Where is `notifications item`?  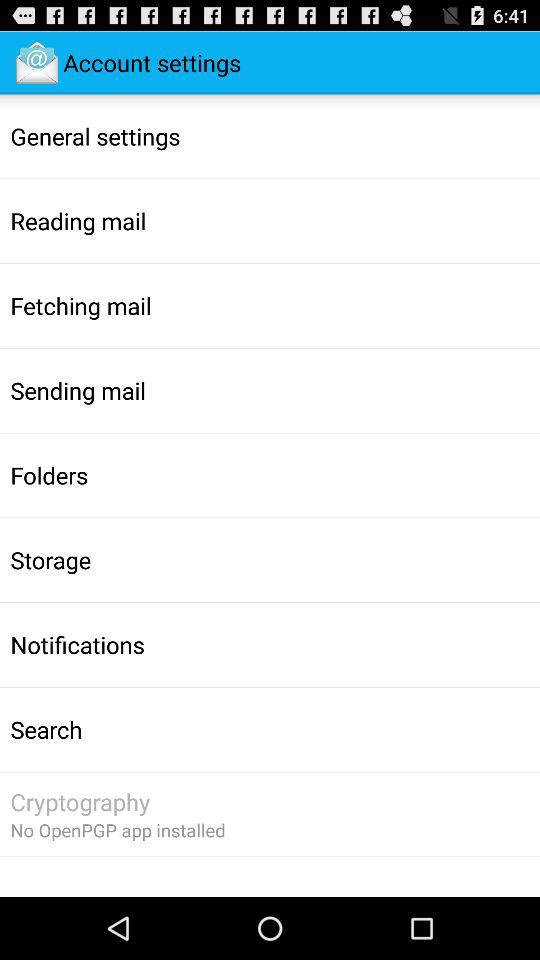
notifications item is located at coordinates (76, 643).